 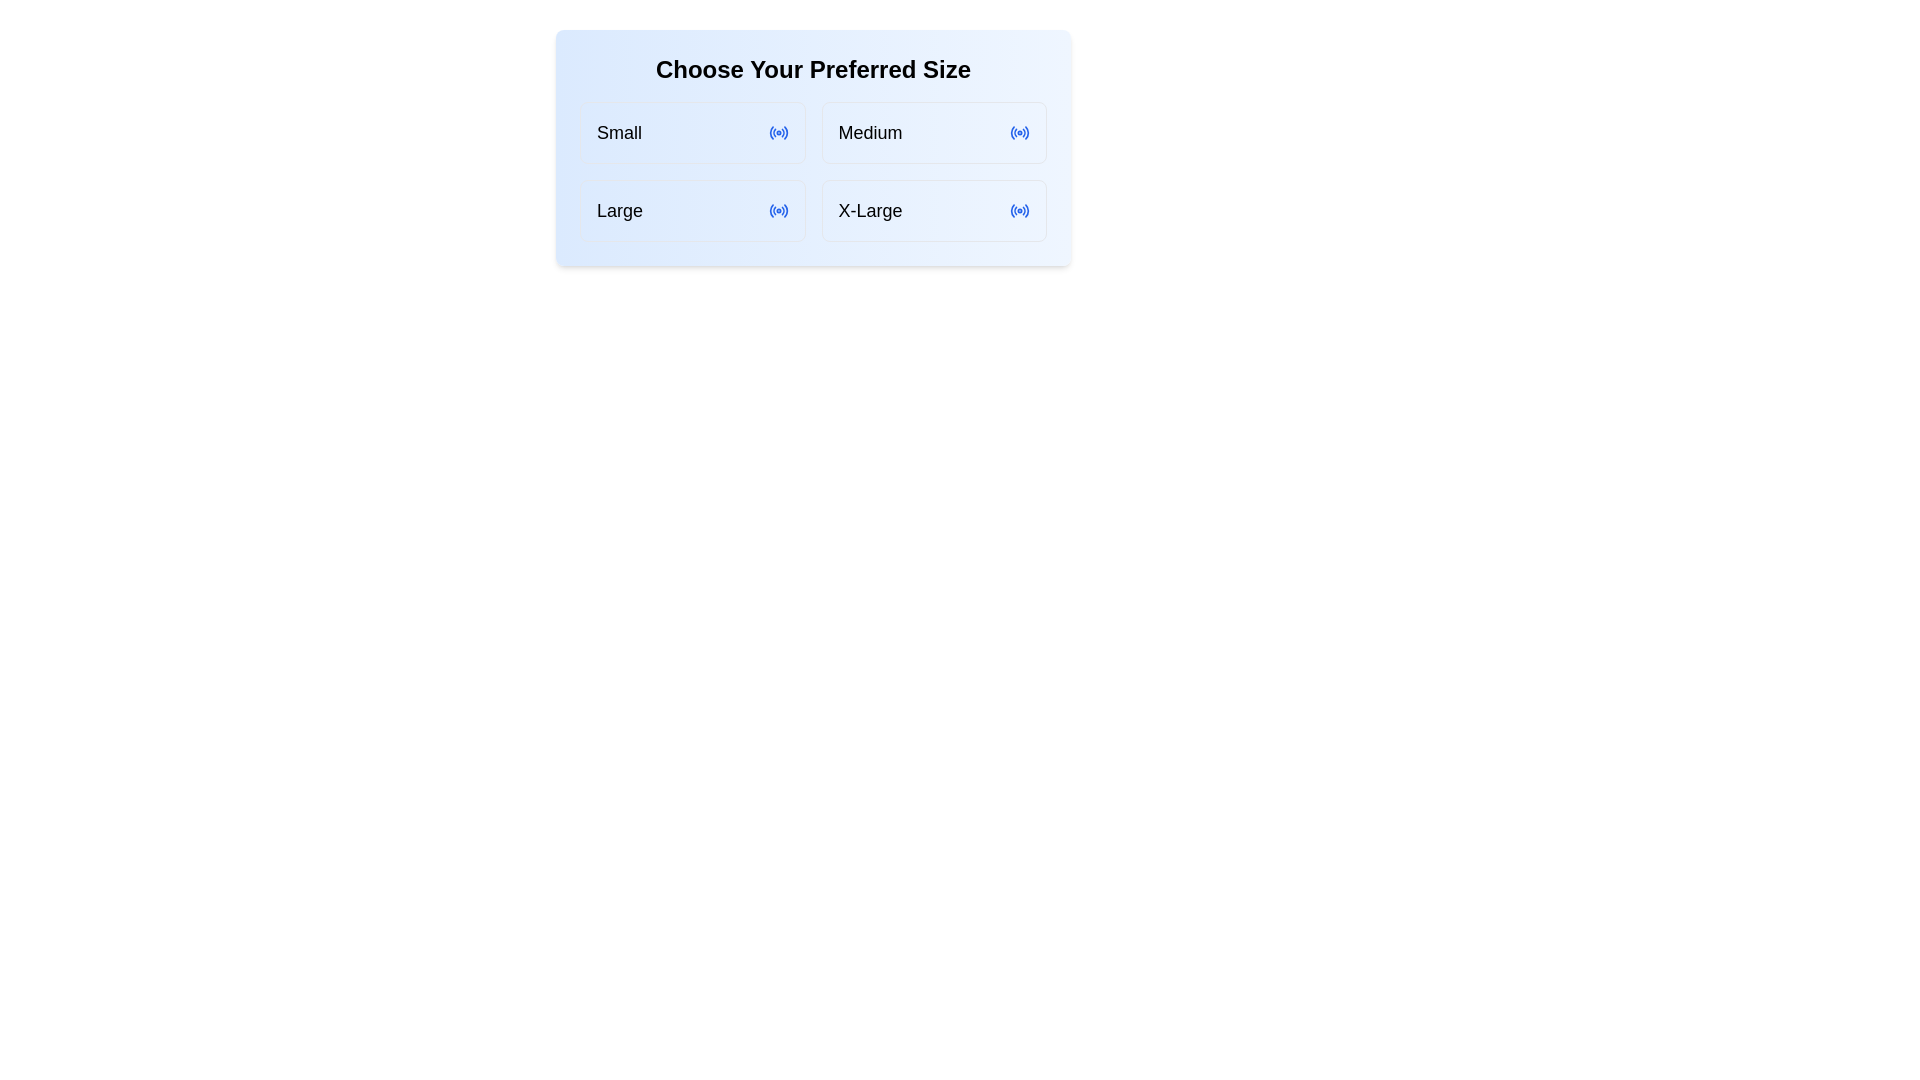 What do you see at coordinates (870, 132) in the screenshot?
I see `the 'Medium' text element, which is part of a selection choice displayed in a grid layout, from its current position` at bounding box center [870, 132].